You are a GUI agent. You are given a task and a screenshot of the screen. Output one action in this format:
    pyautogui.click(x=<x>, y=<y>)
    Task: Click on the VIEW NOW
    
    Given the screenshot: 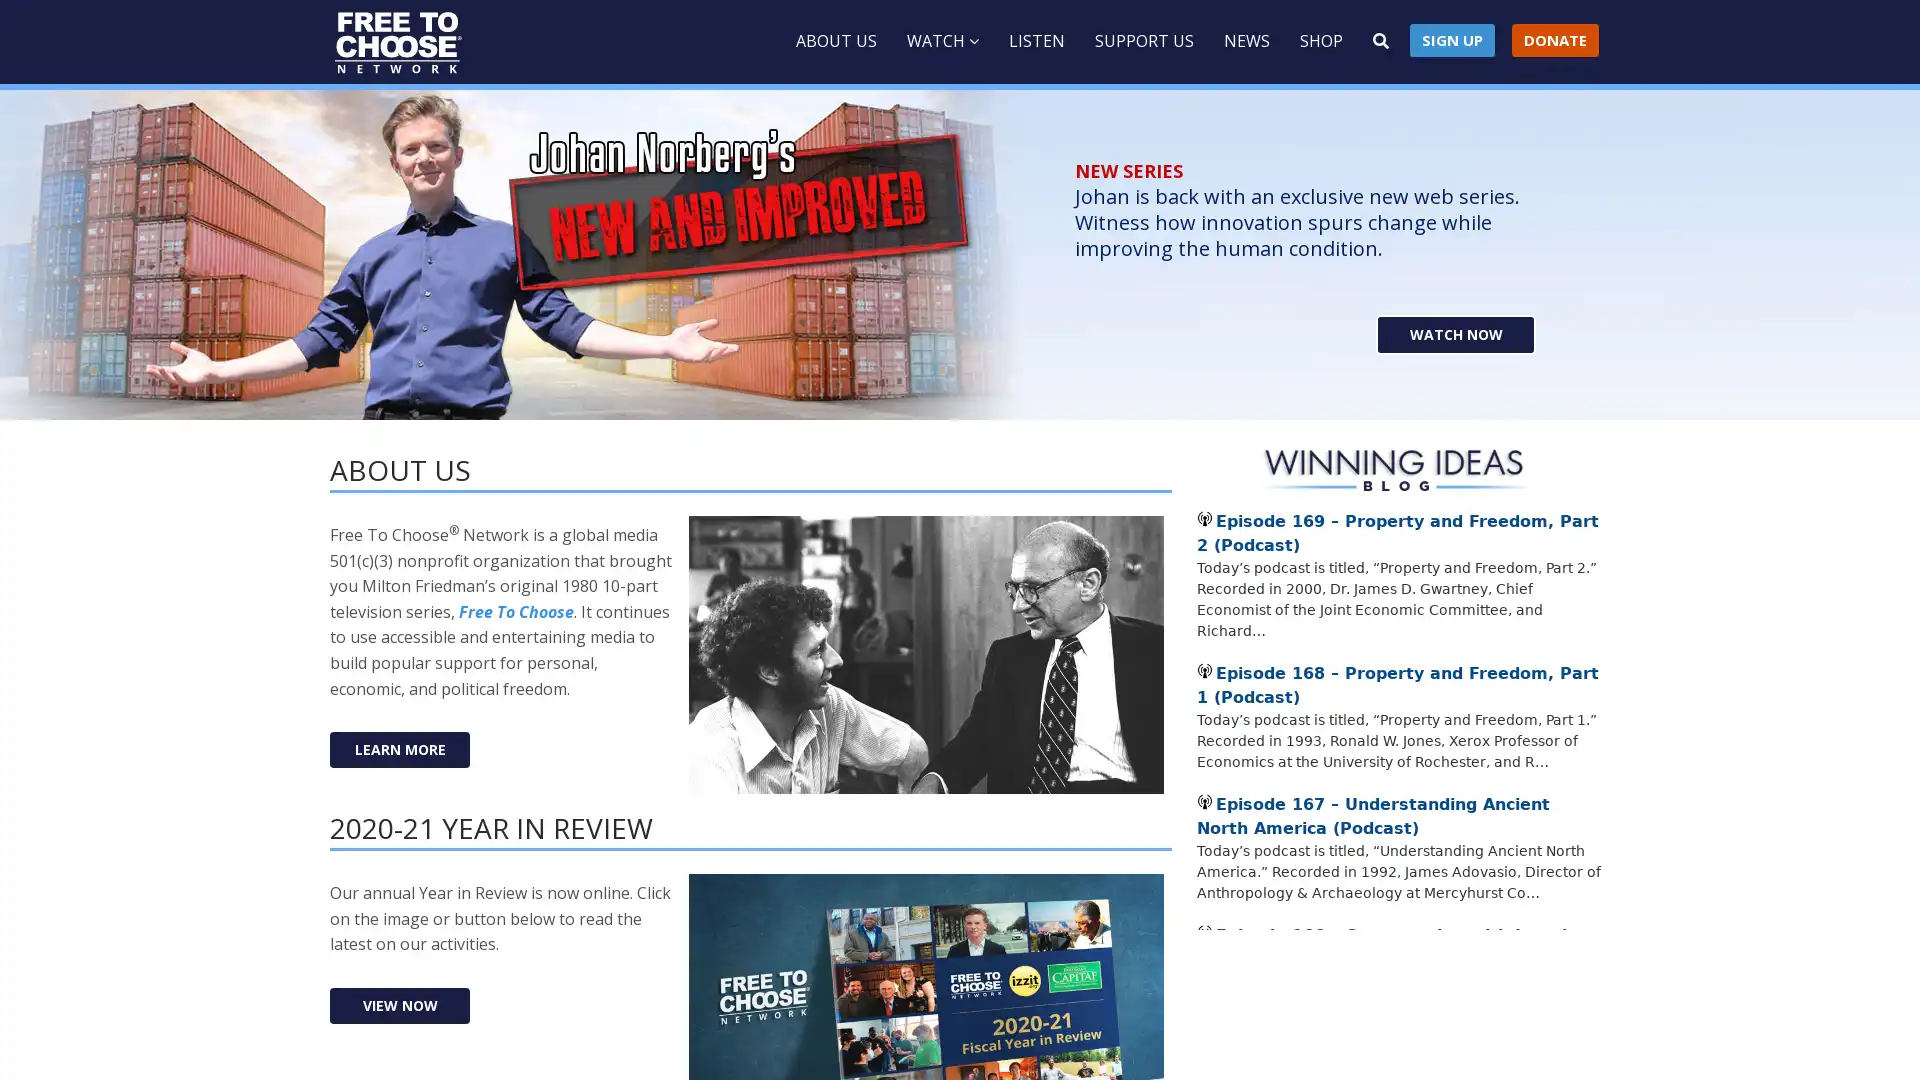 What is the action you would take?
    pyautogui.click(x=399, y=1005)
    